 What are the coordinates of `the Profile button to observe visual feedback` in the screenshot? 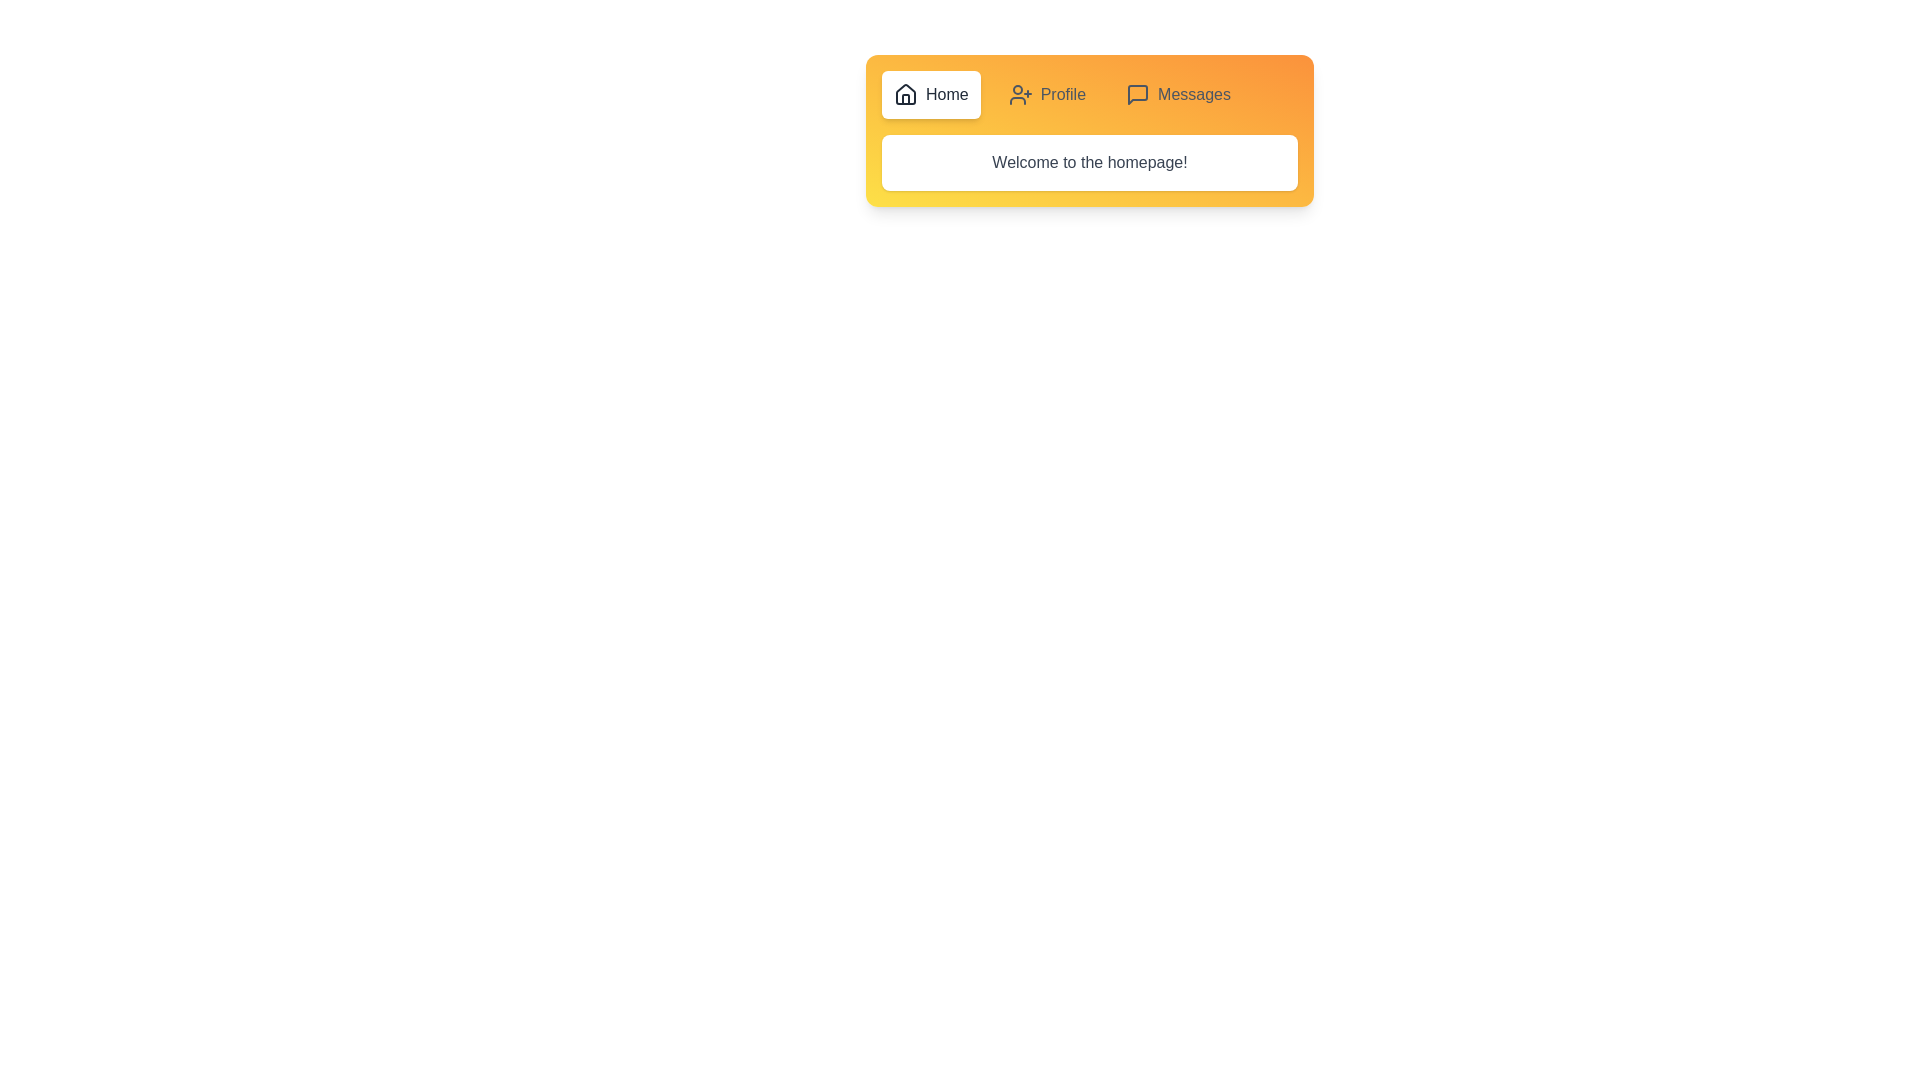 It's located at (1045, 95).